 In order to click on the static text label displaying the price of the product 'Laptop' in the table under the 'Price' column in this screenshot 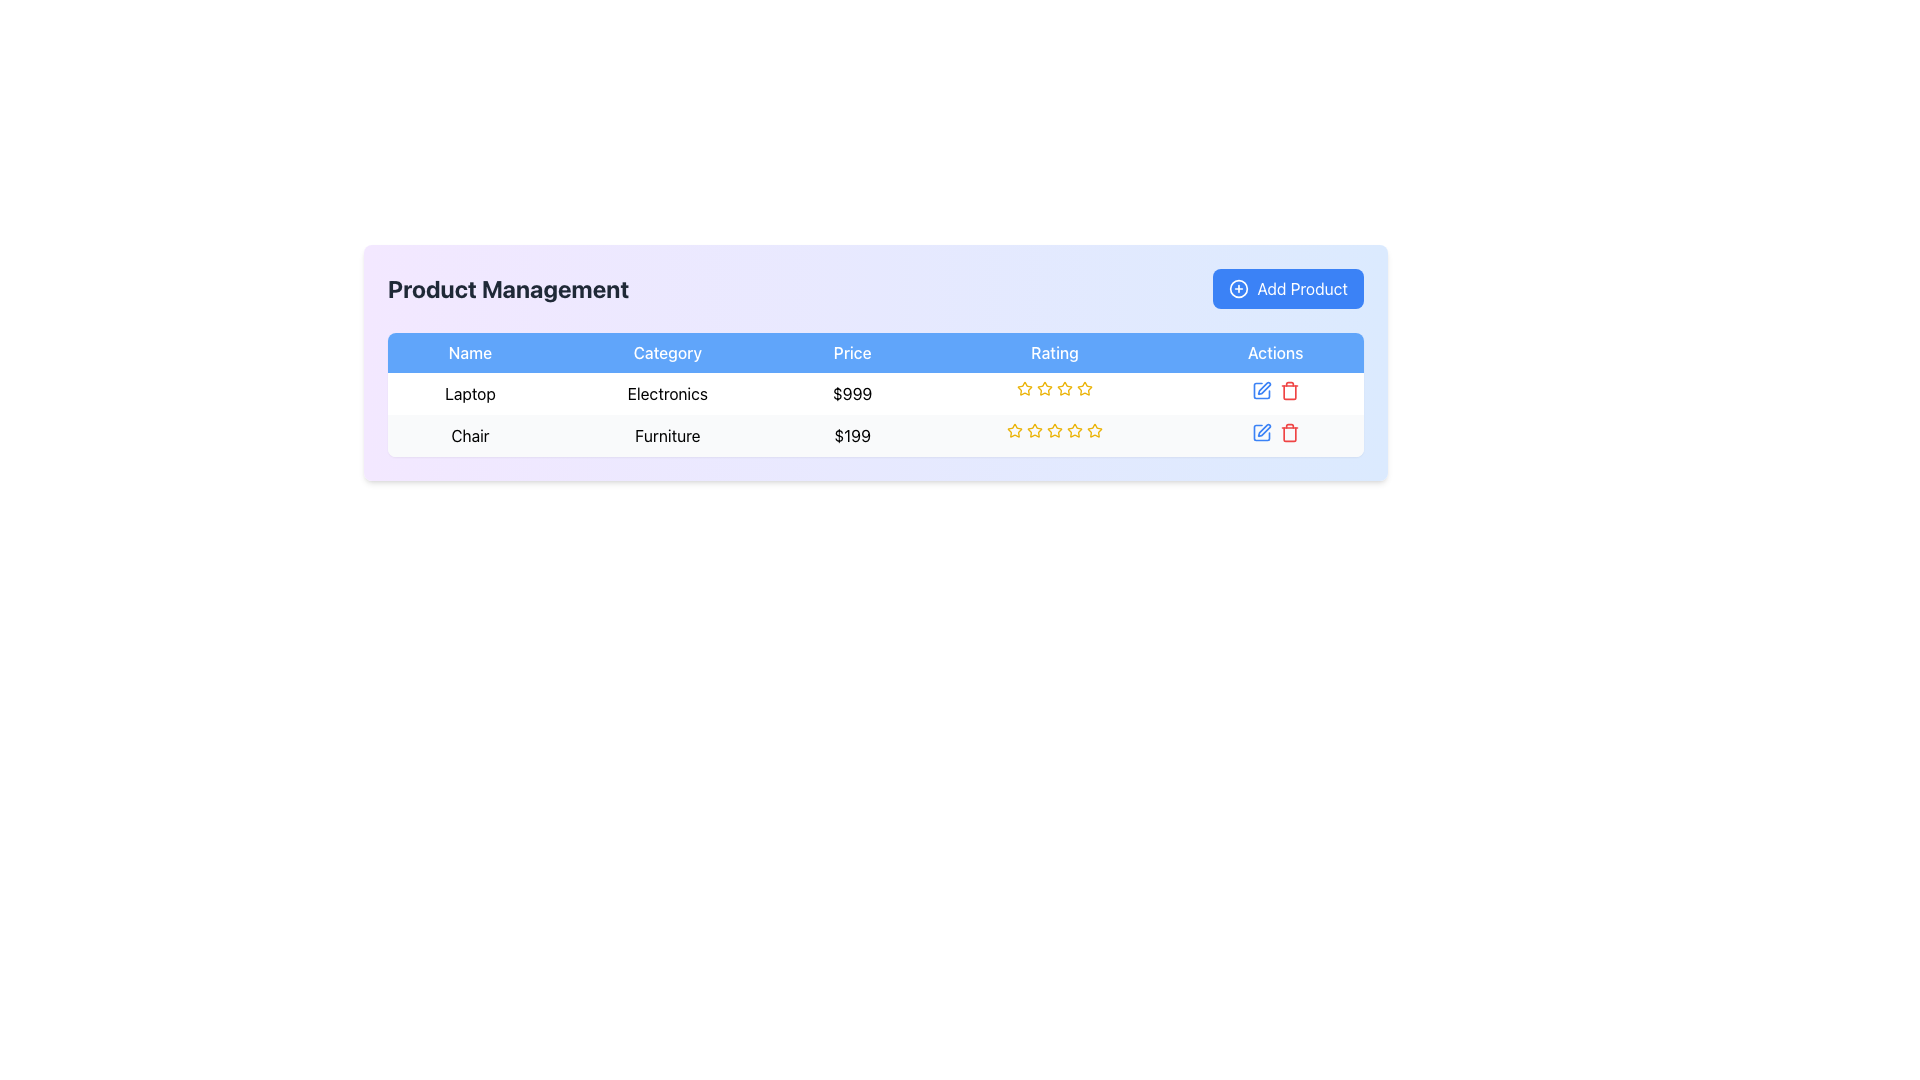, I will do `click(852, 393)`.